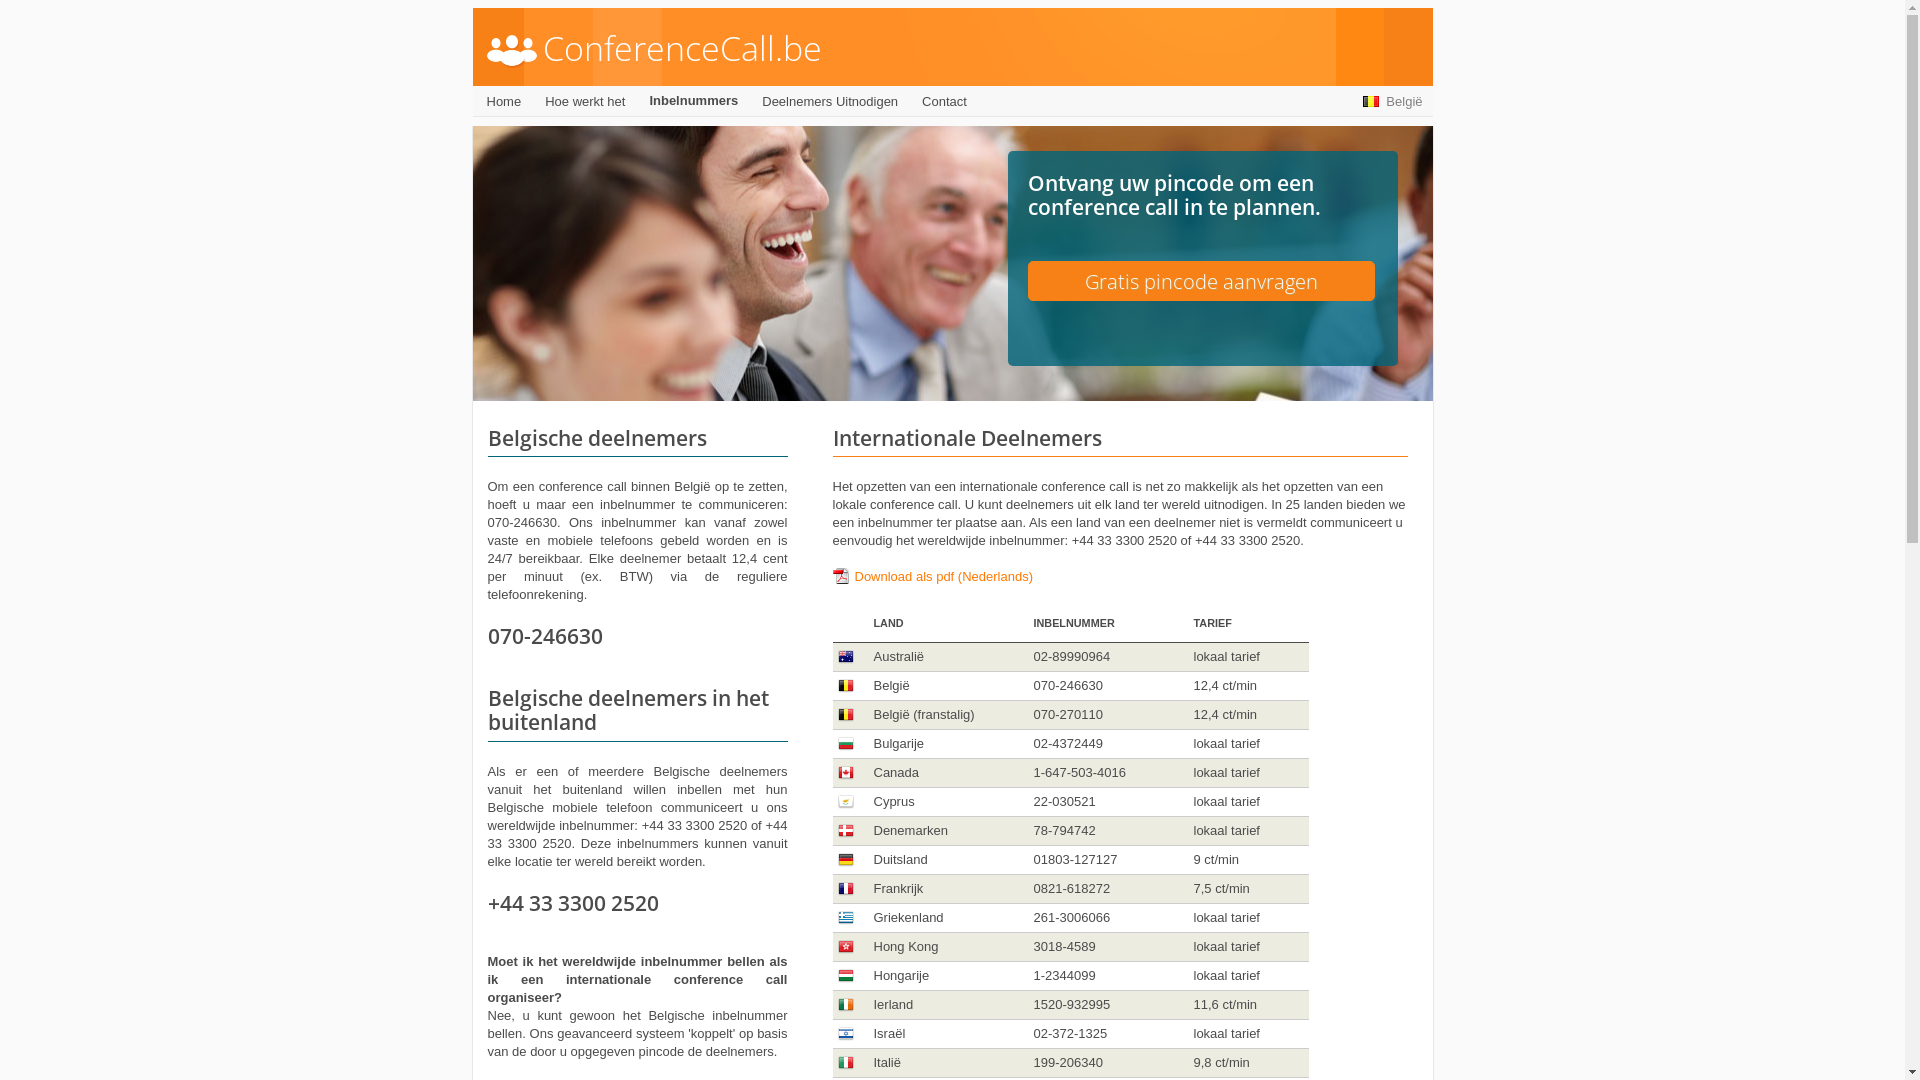  Describe the element at coordinates (503, 101) in the screenshot. I see `'Home'` at that location.